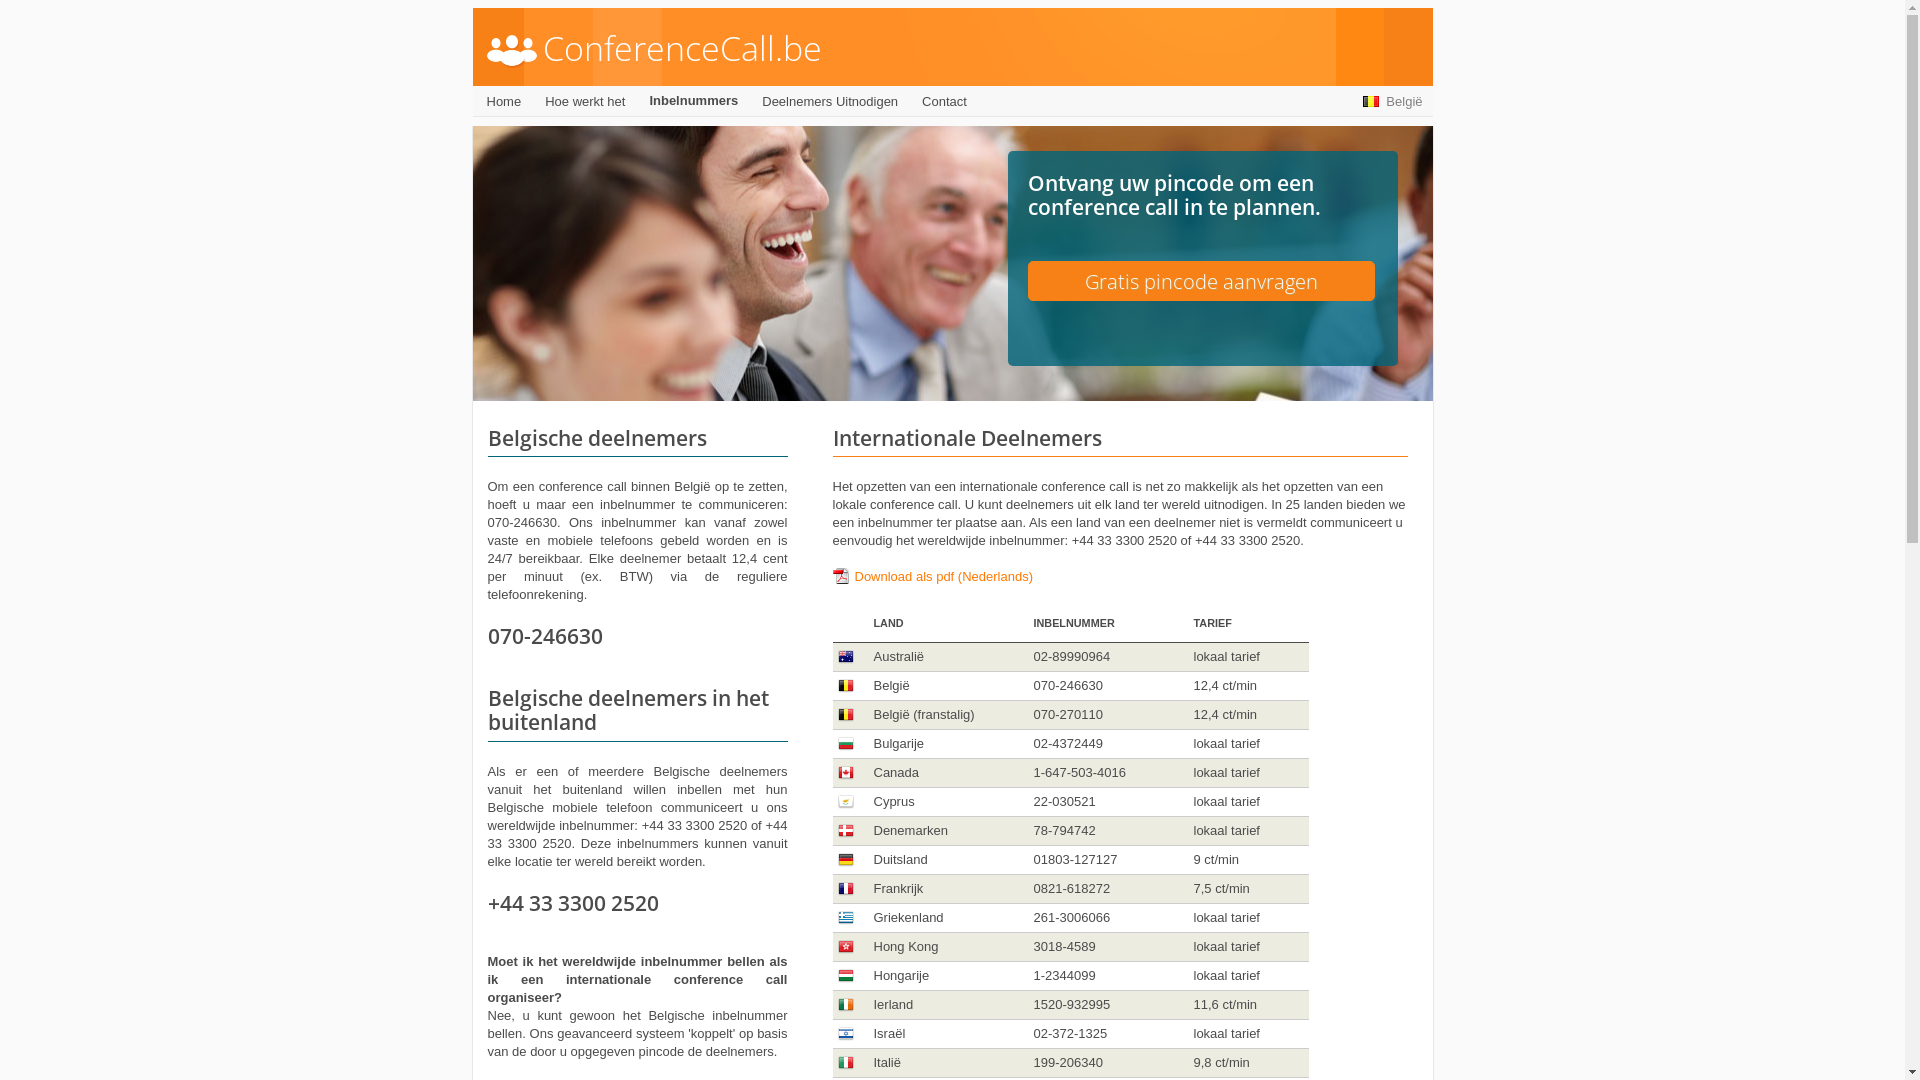  Describe the element at coordinates (503, 101) in the screenshot. I see `'Home'` at that location.